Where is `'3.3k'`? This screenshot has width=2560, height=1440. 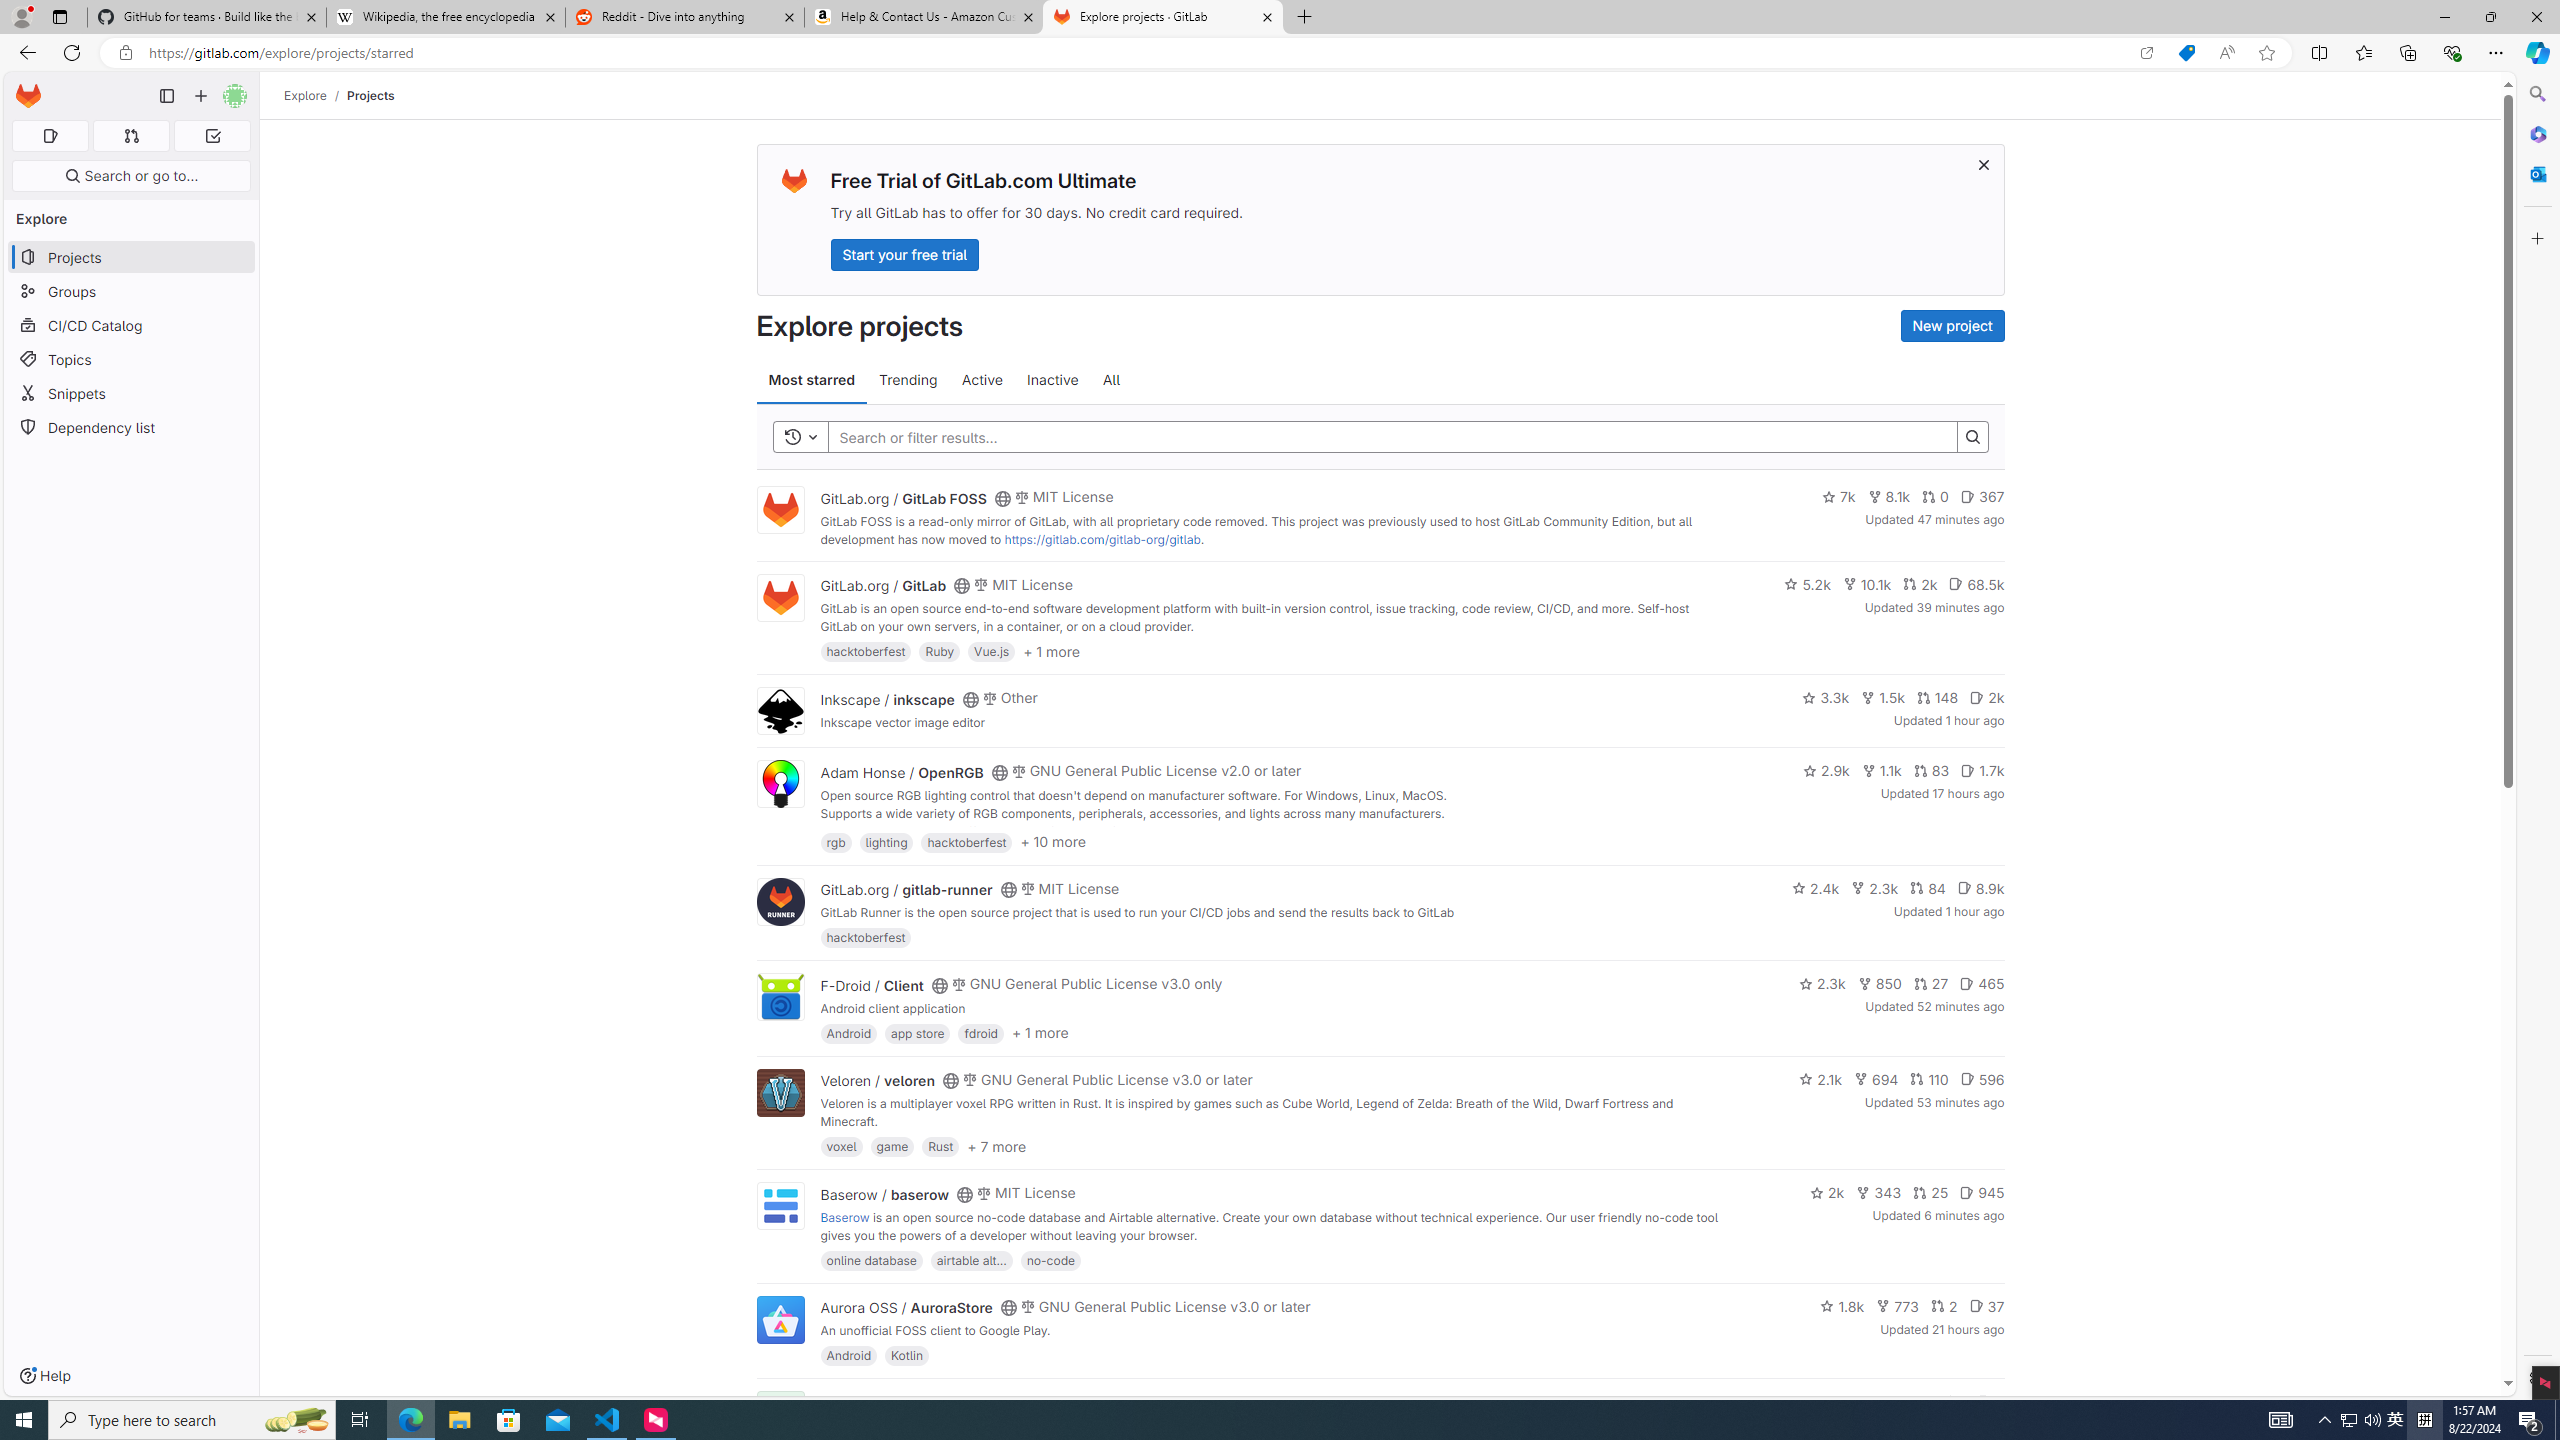 '3.3k' is located at coordinates (1826, 697).